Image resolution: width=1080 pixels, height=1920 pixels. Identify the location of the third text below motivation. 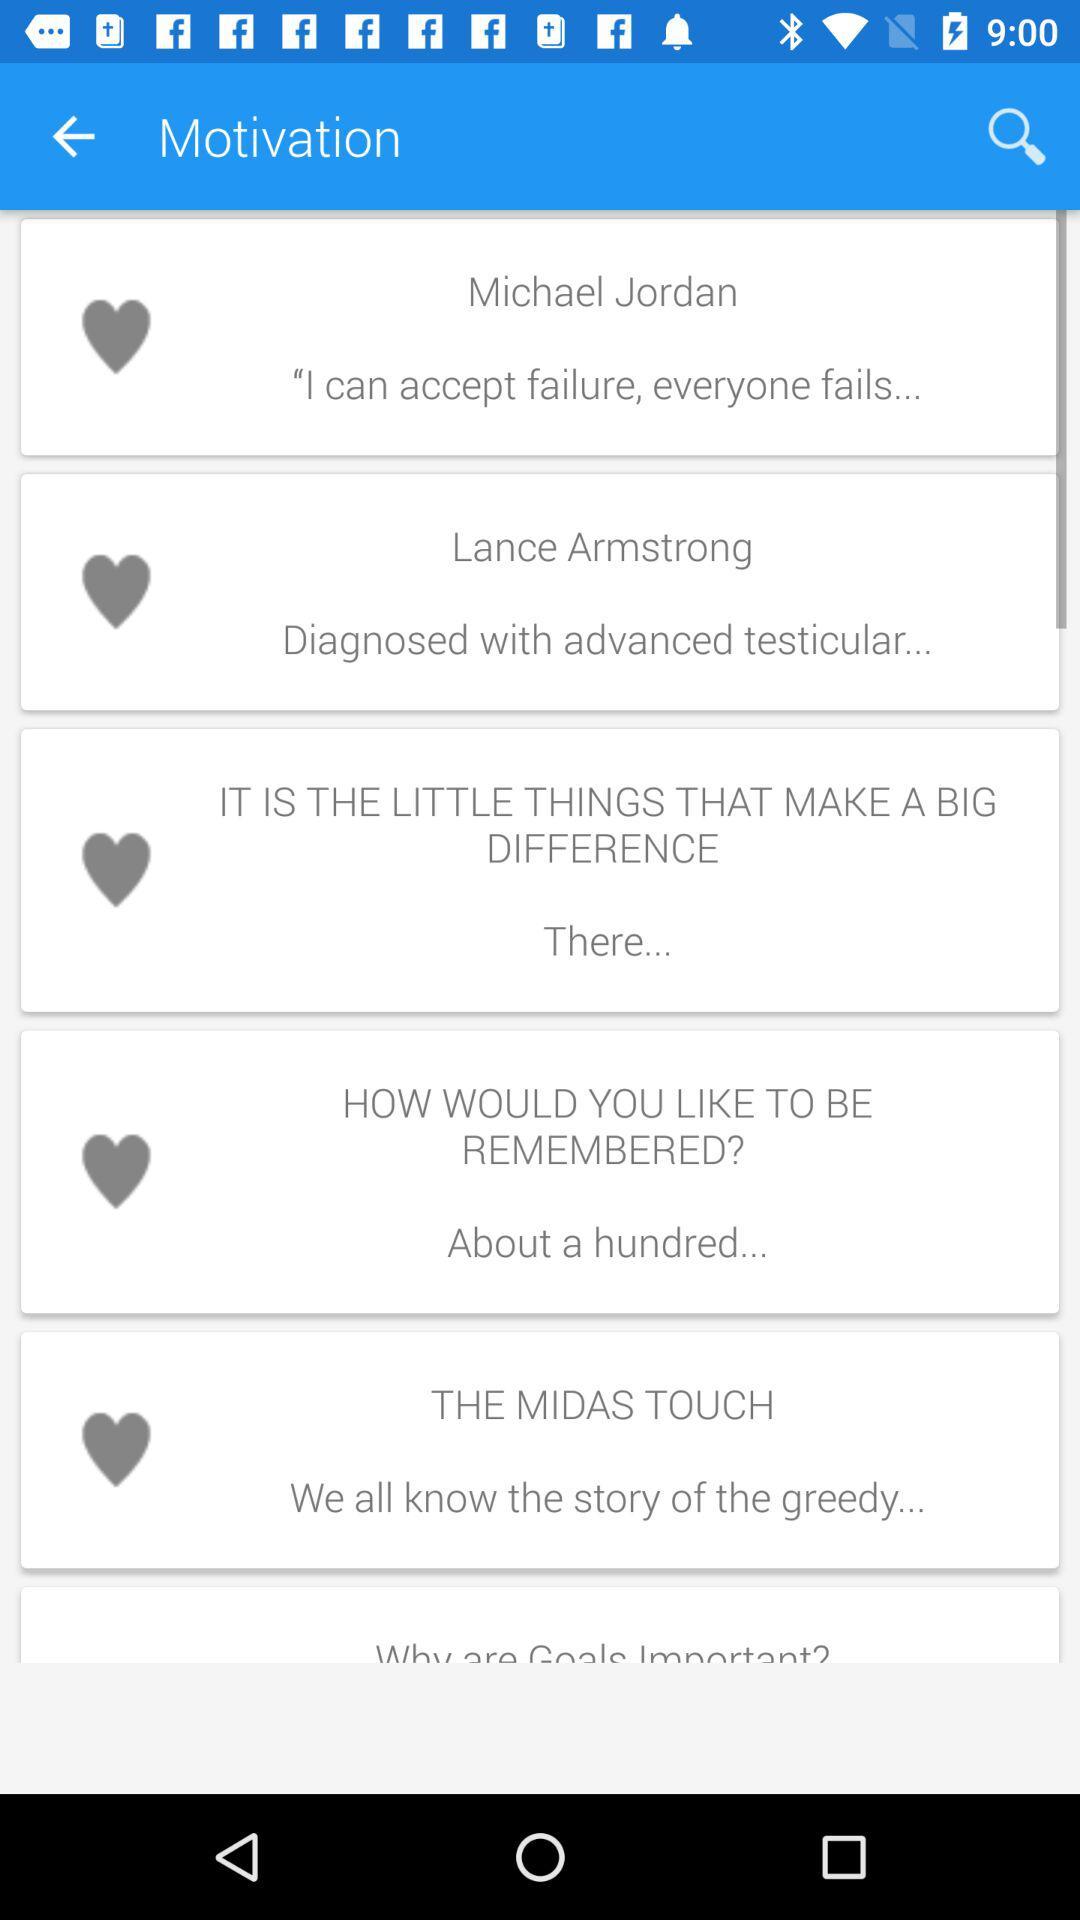
(540, 870).